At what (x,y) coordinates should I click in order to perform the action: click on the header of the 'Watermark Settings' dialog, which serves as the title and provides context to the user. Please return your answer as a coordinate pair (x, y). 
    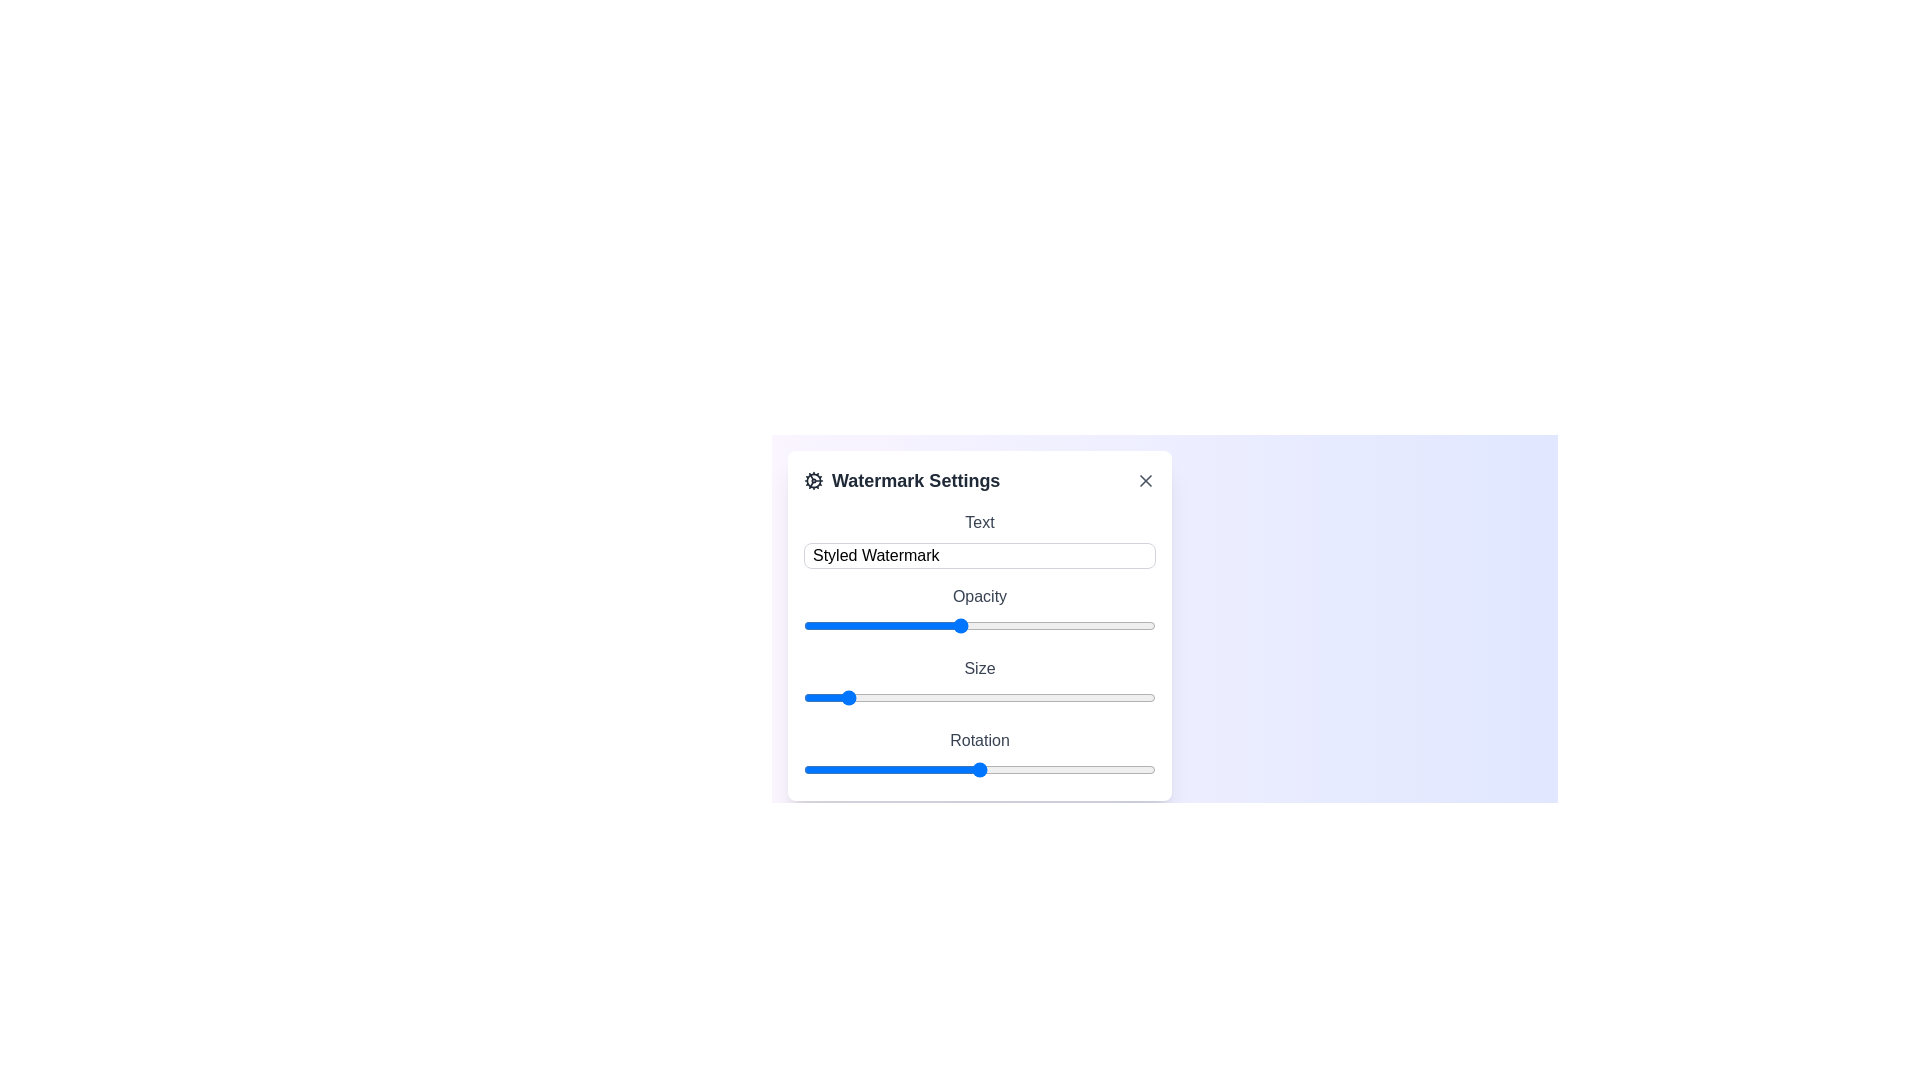
    Looking at the image, I should click on (979, 481).